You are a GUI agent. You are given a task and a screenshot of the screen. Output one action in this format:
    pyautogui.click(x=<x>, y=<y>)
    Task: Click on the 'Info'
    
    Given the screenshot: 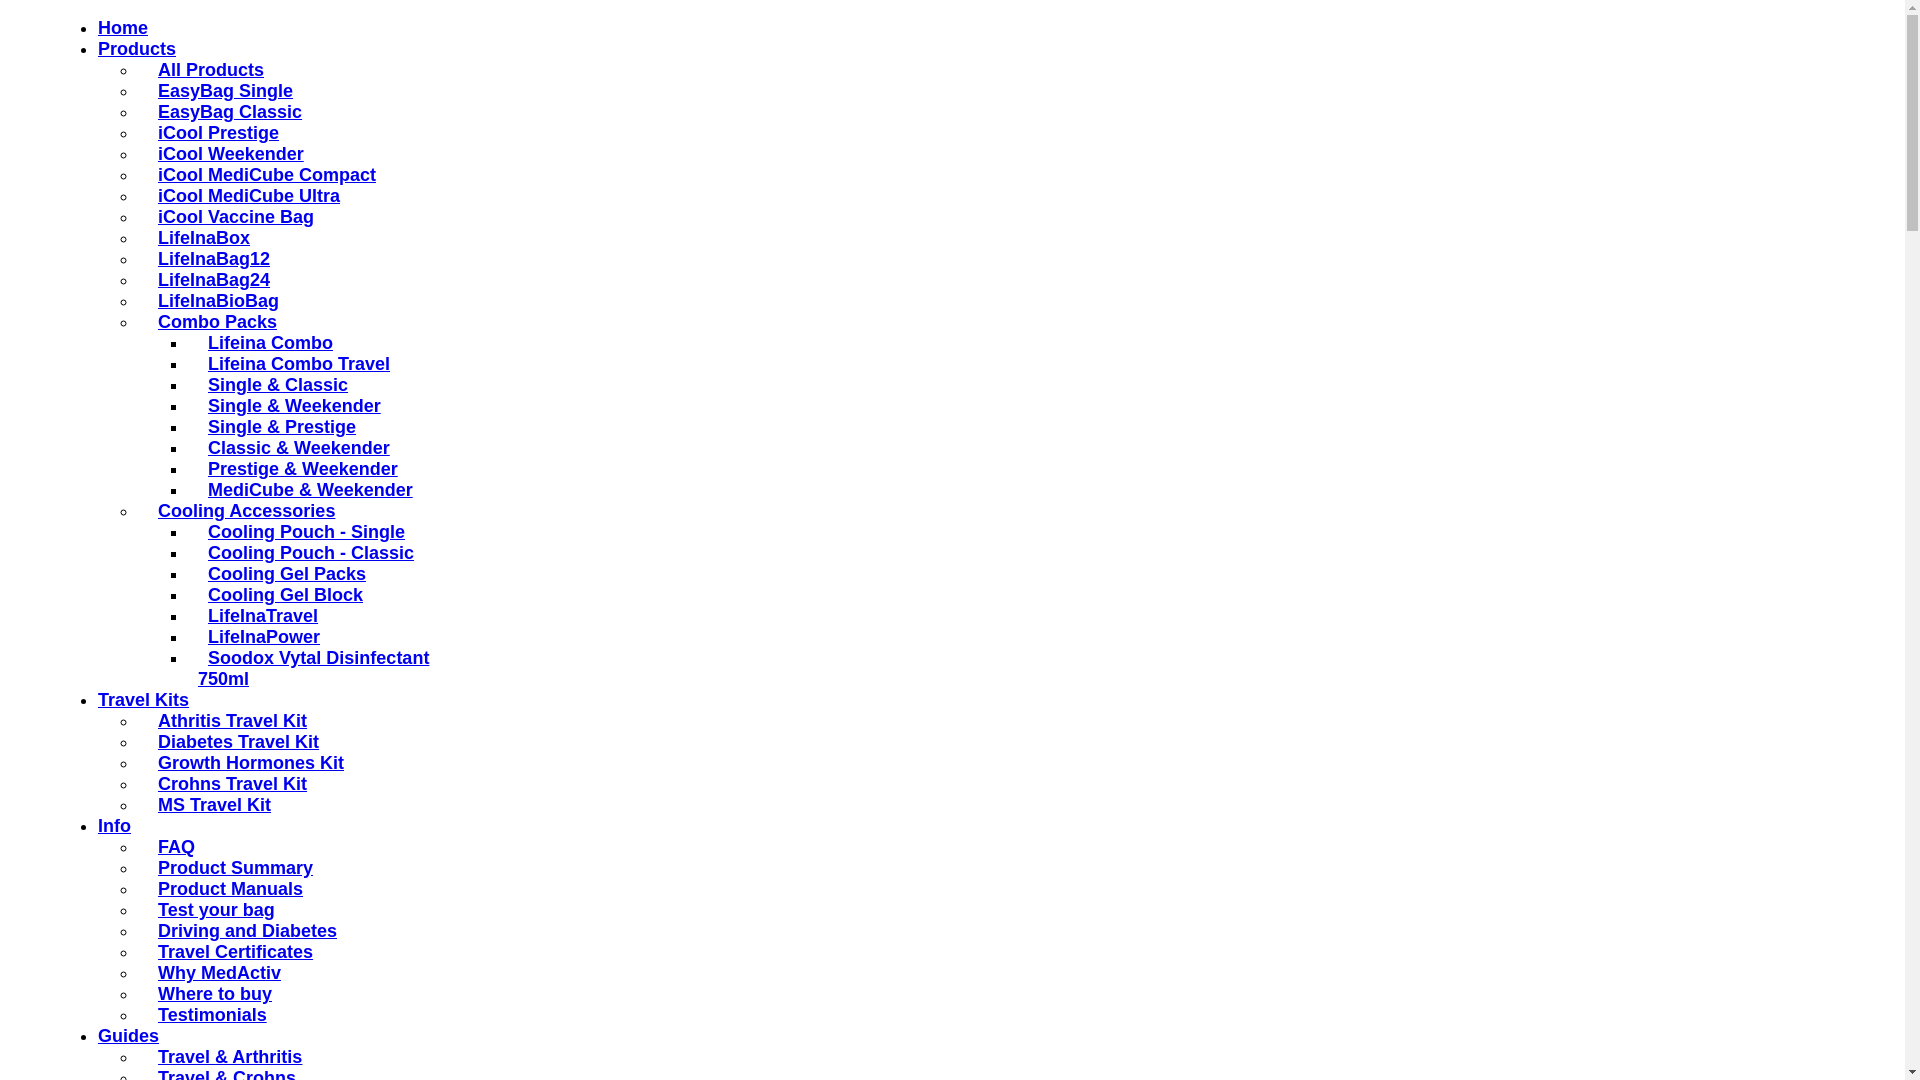 What is the action you would take?
    pyautogui.click(x=113, y=825)
    